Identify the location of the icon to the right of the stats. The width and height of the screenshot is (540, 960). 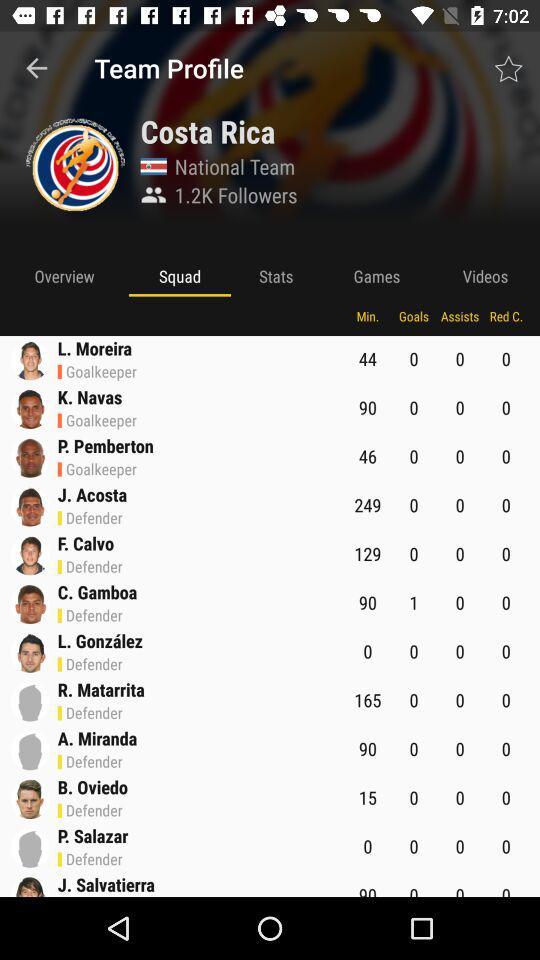
(376, 275).